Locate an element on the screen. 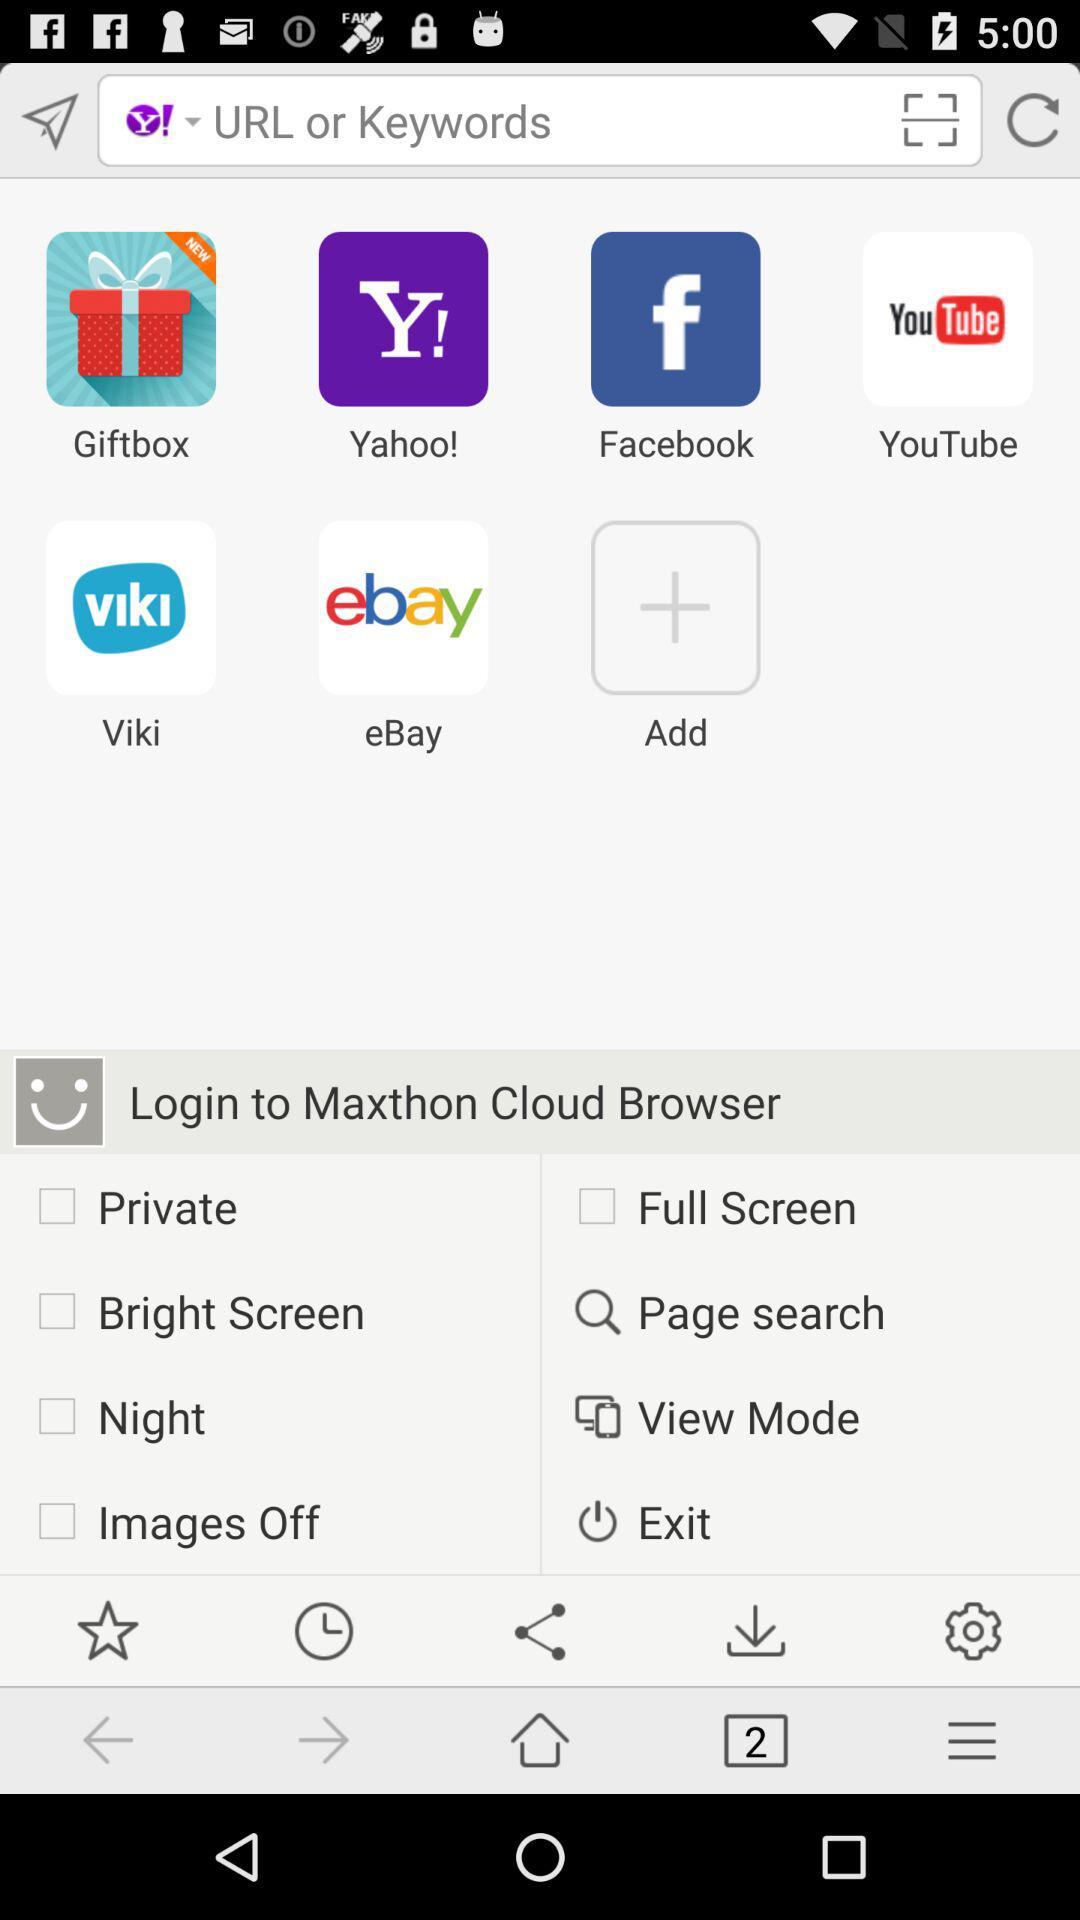 This screenshot has width=1080, height=1920. the facebook icon is located at coordinates (675, 359).